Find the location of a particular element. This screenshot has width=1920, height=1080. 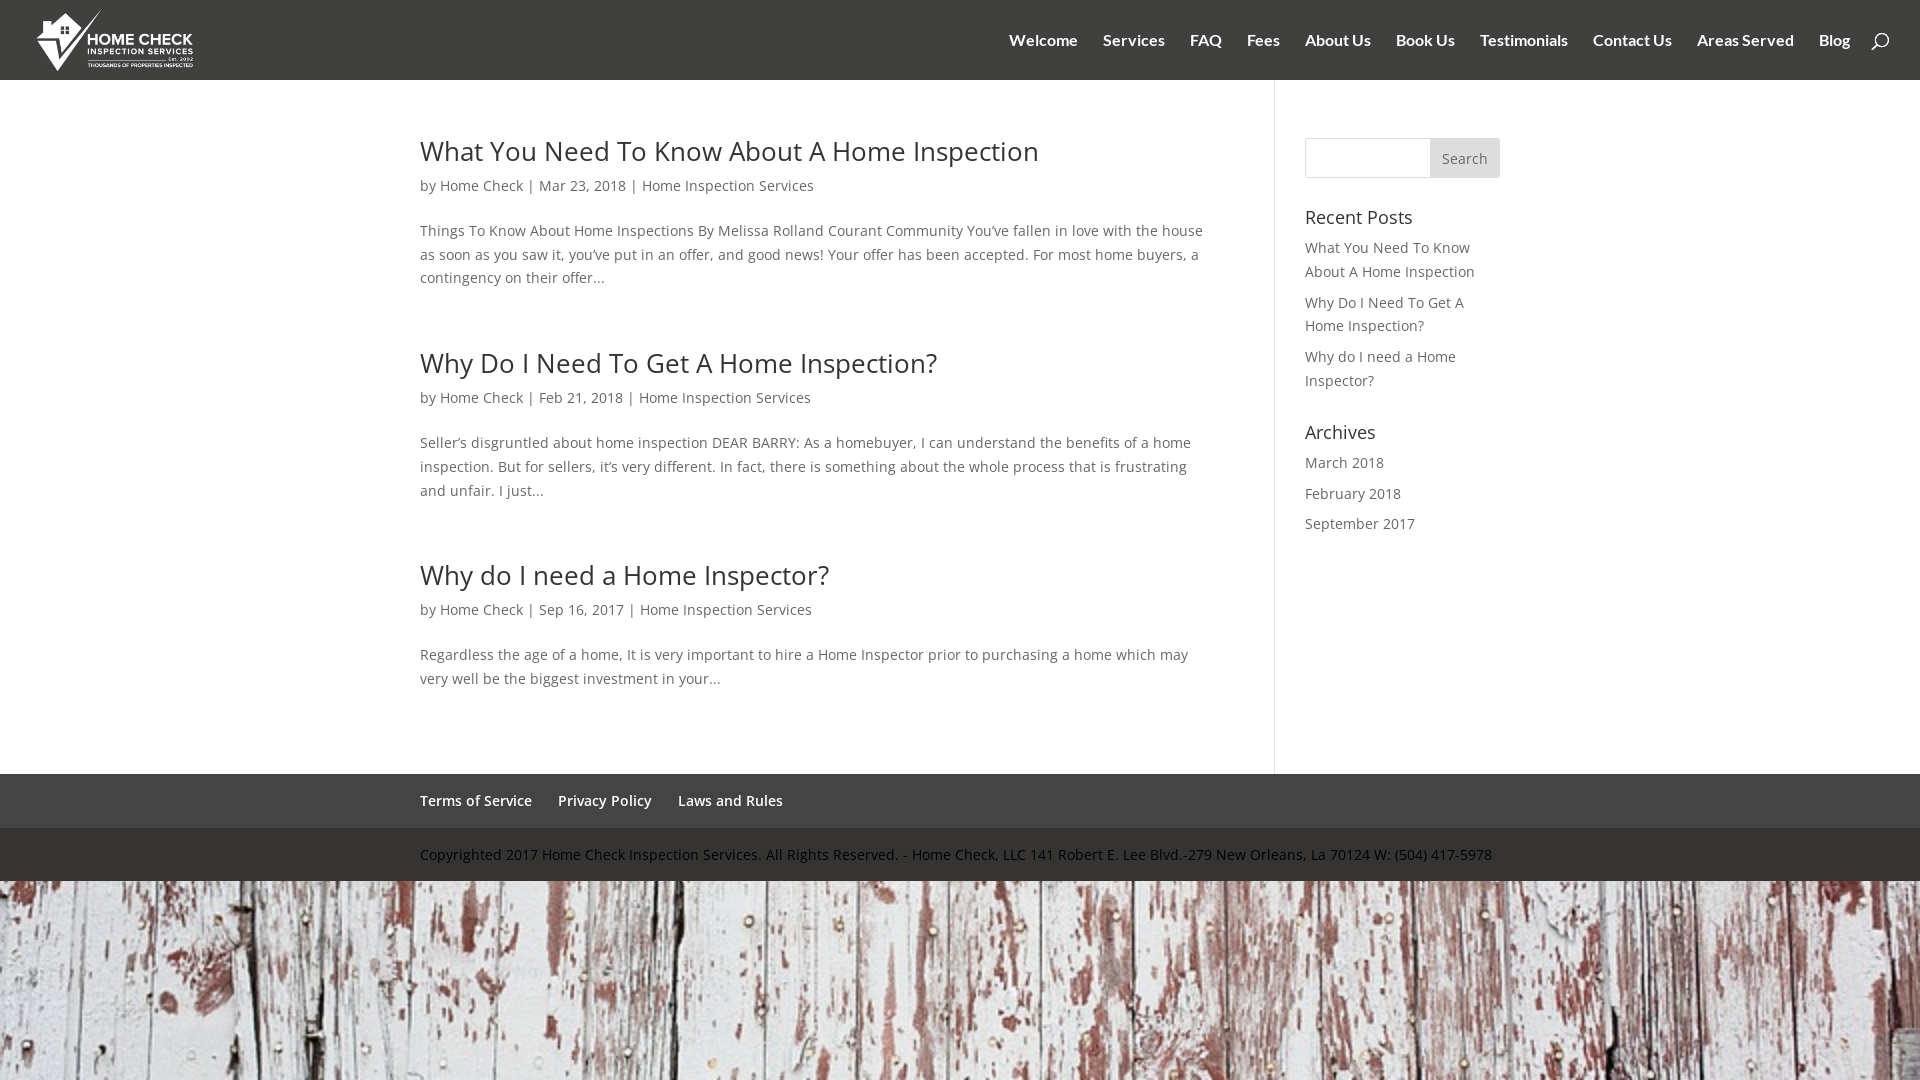

'Testimonials' is located at coordinates (1522, 55).